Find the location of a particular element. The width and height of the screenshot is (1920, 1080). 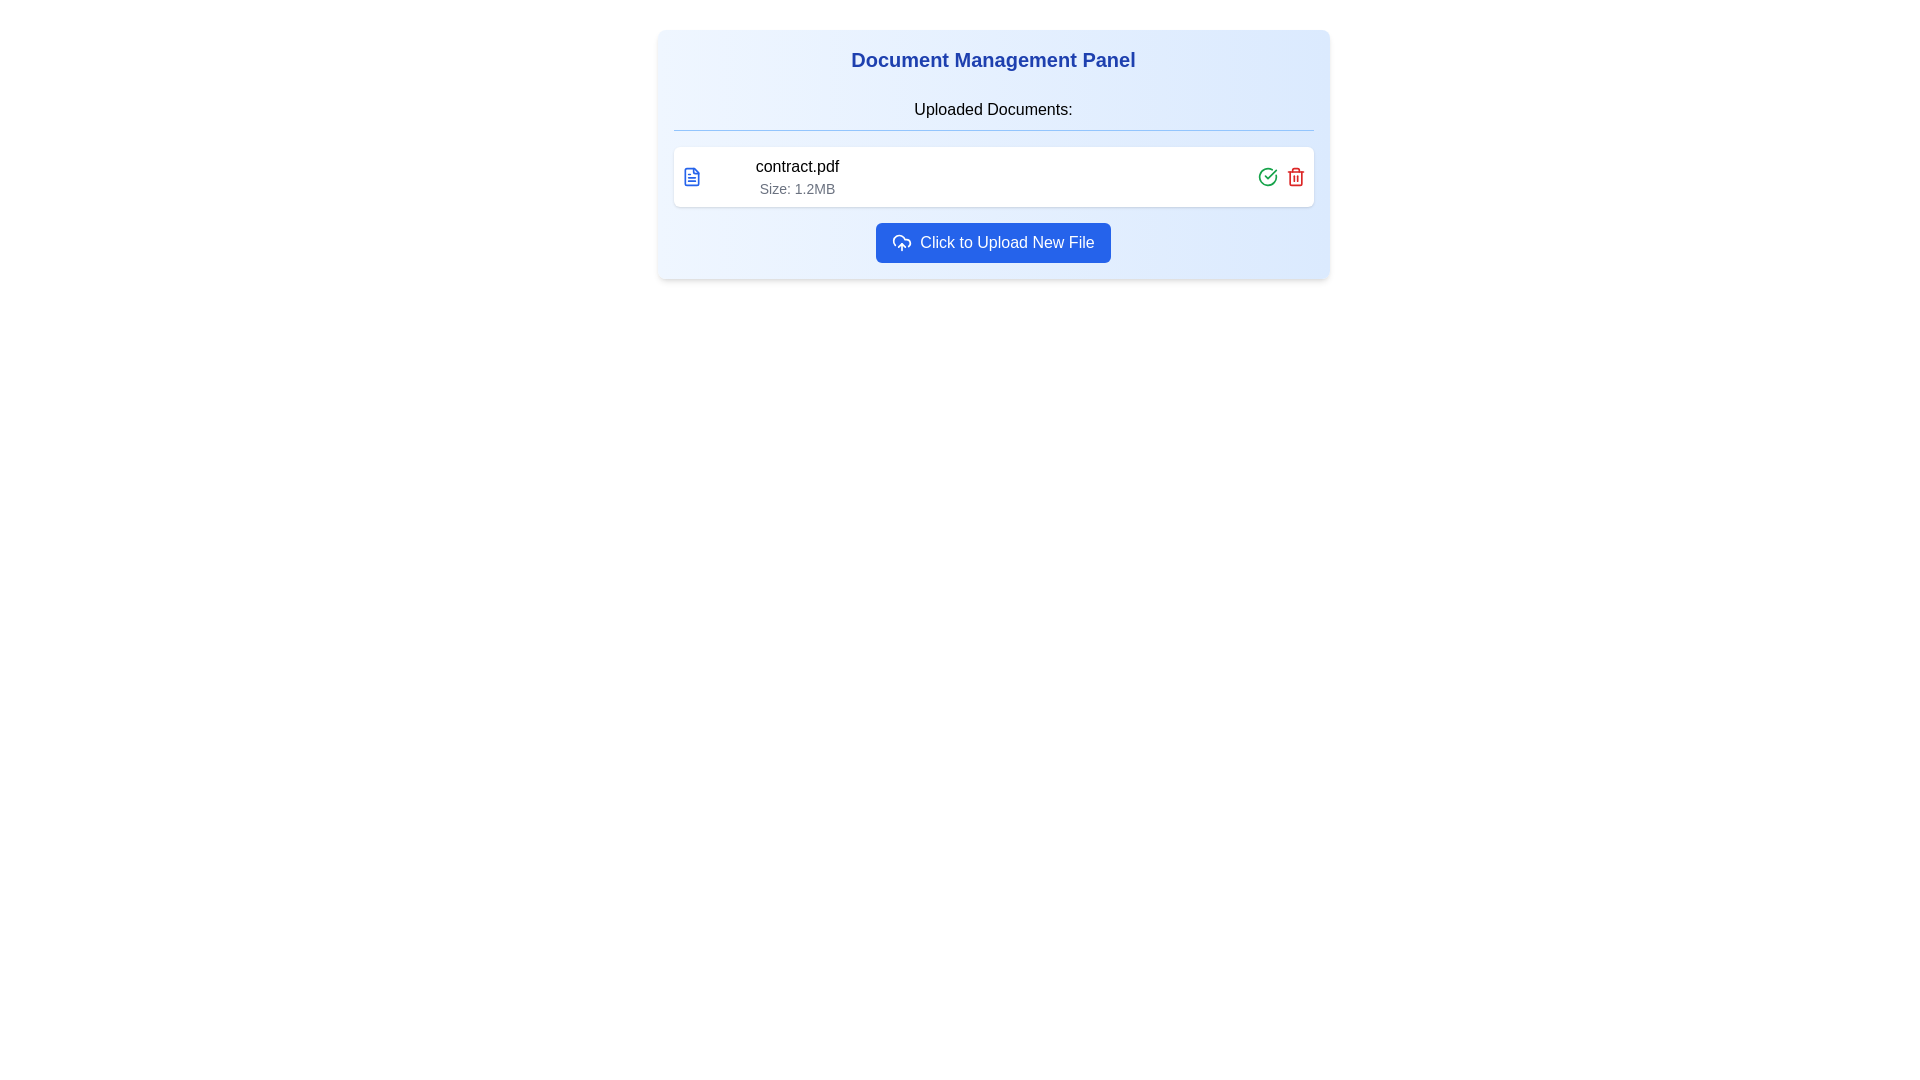

the red-colored trash icon button, which is located to the right side of the document details row is located at coordinates (1295, 176).